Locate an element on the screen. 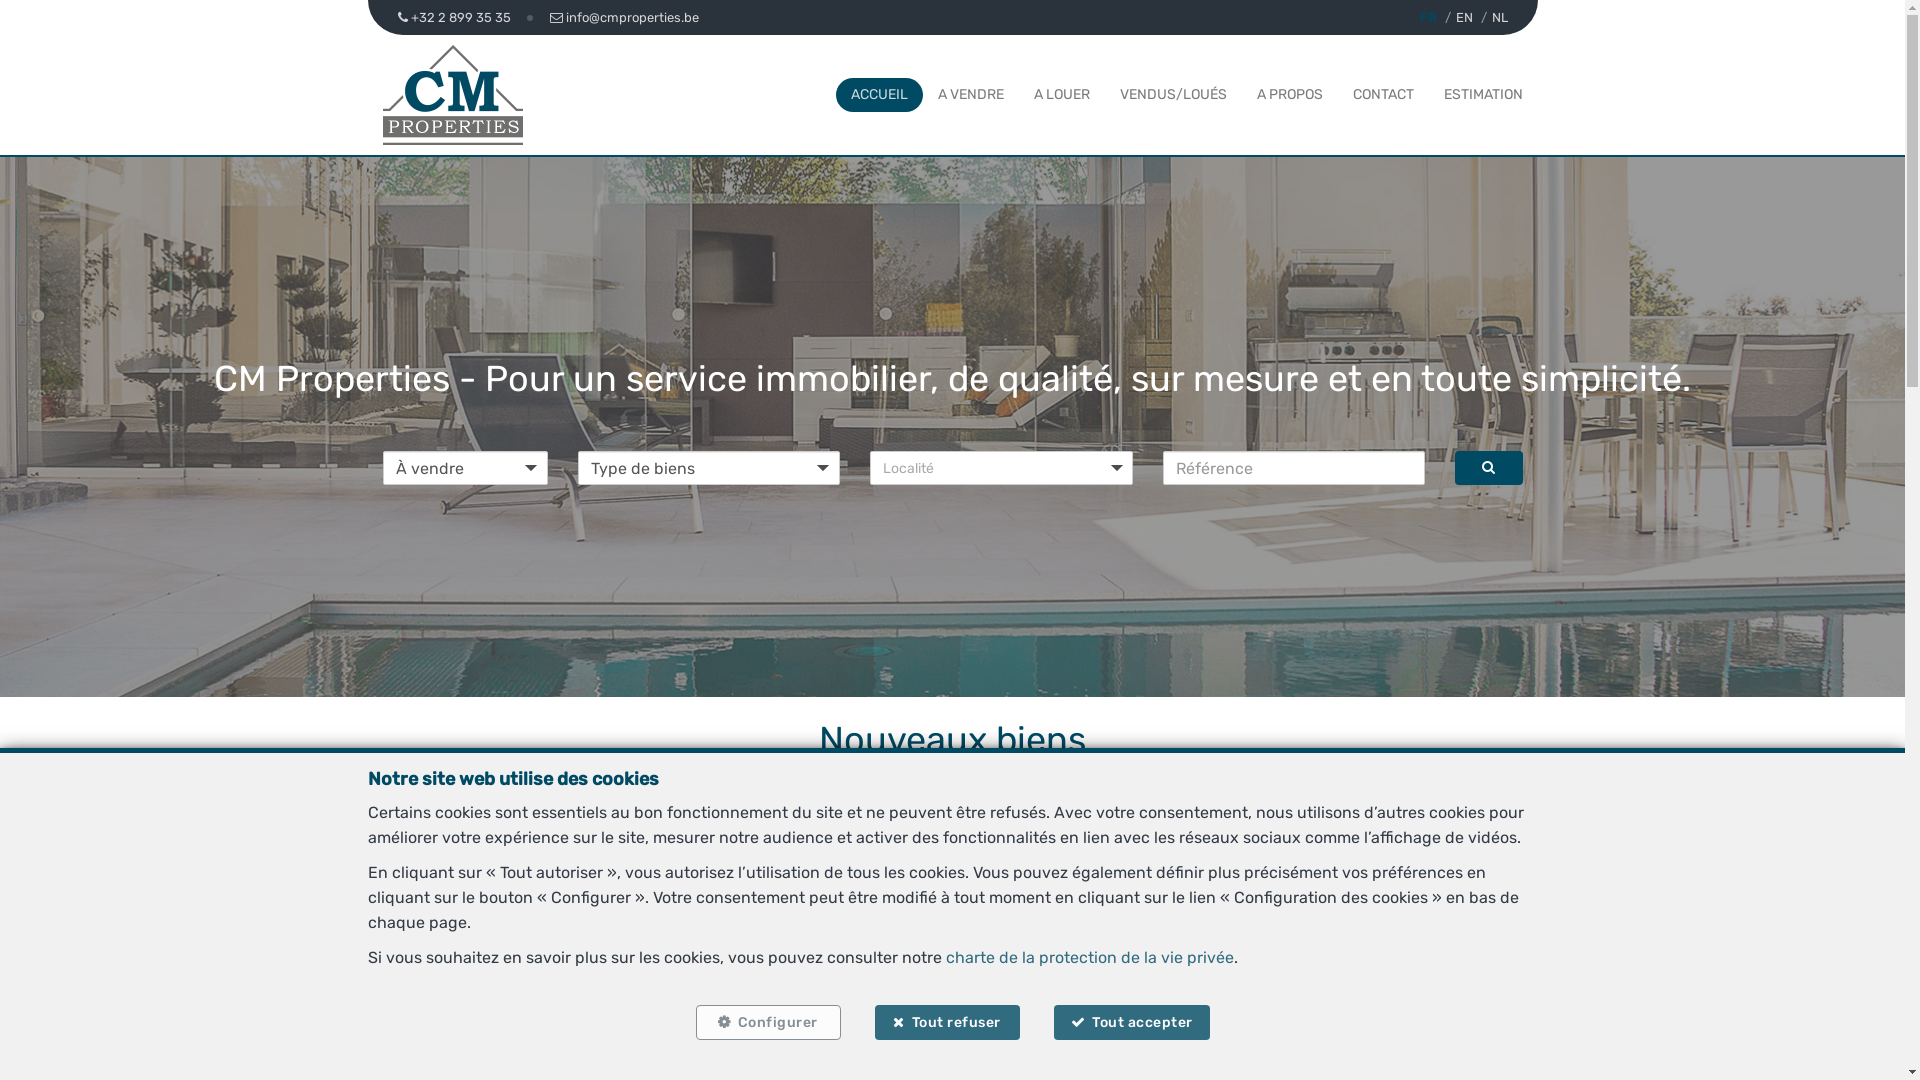  'FR' is located at coordinates (1427, 17).